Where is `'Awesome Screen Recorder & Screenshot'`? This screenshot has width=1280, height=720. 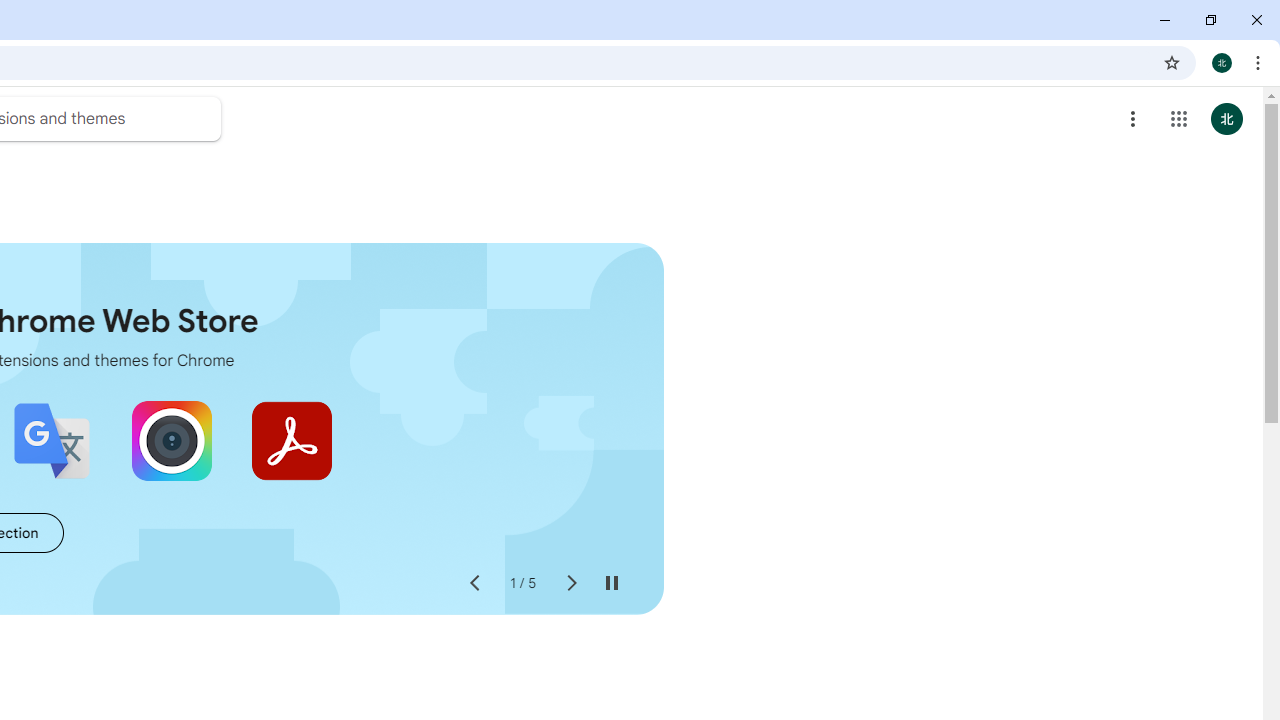 'Awesome Screen Recorder & Screenshot' is located at coordinates (171, 440).